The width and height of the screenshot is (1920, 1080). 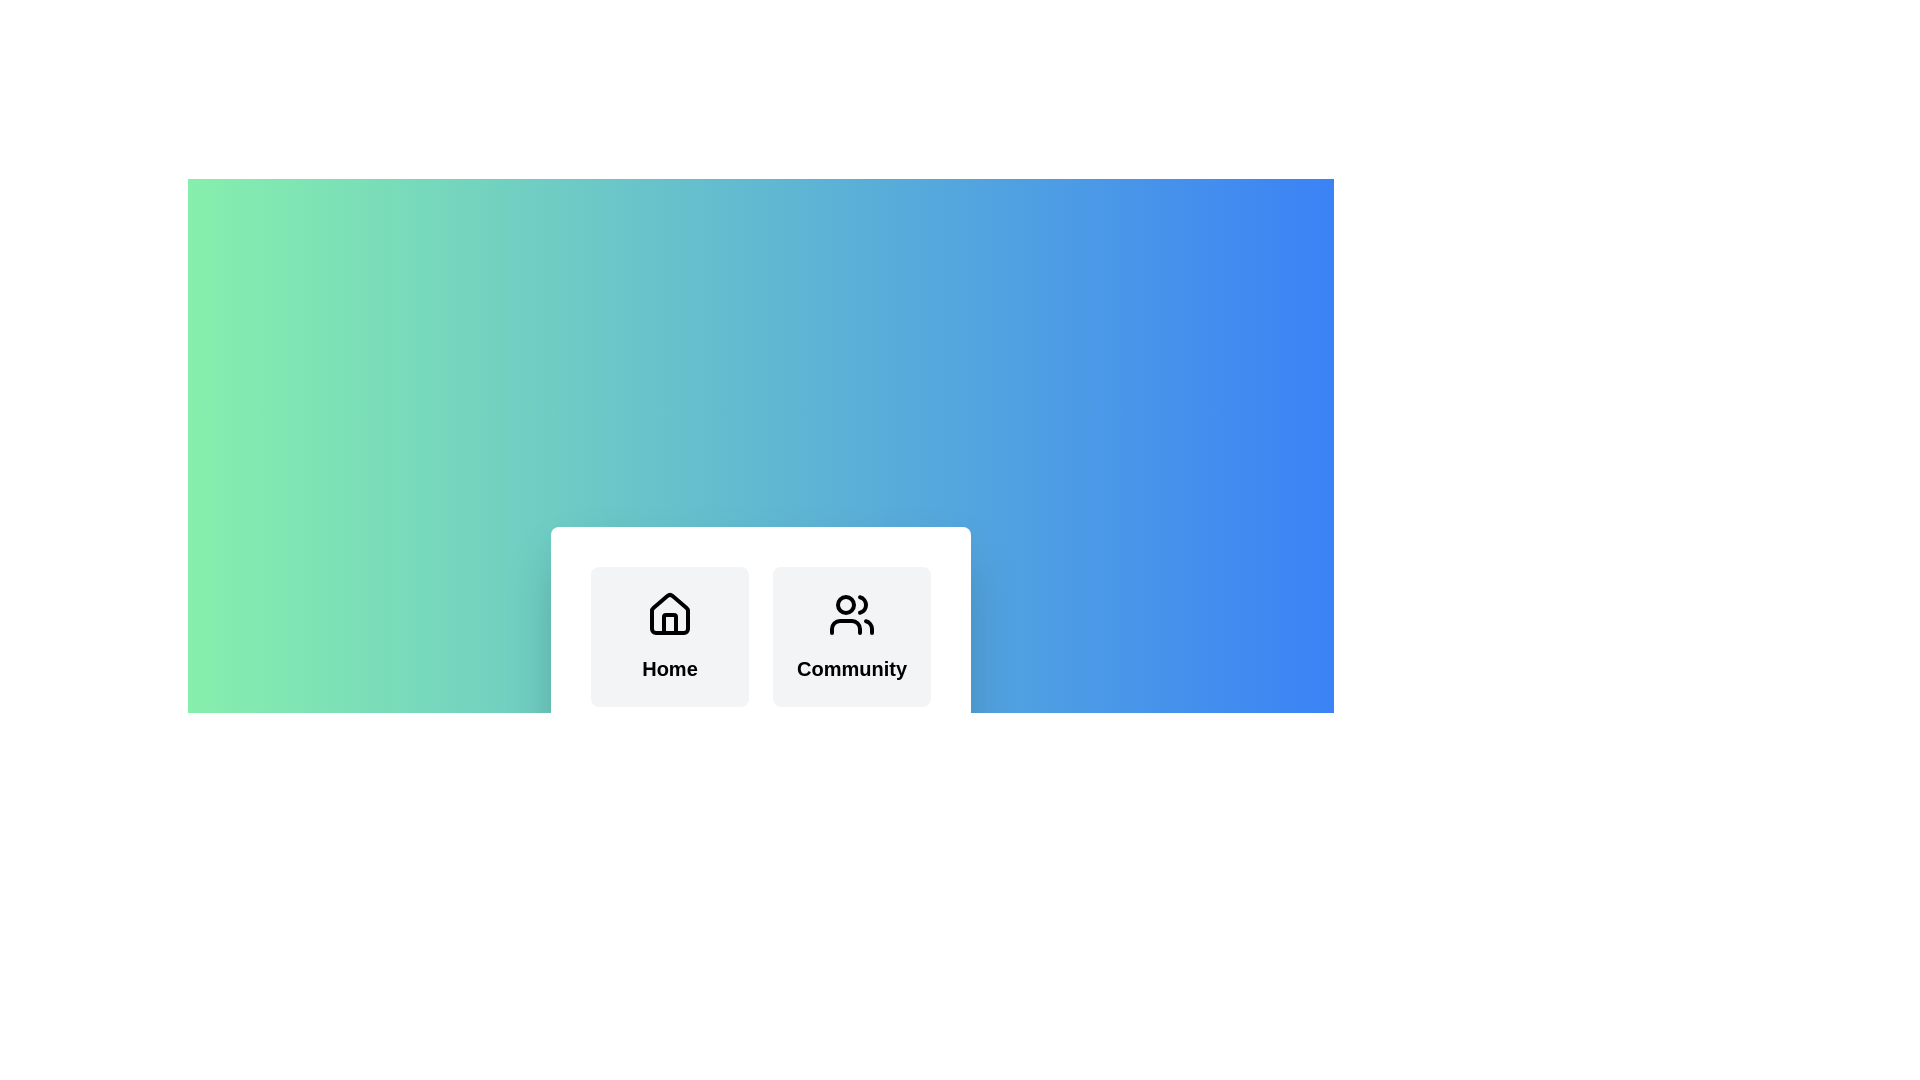 I want to click on rightmost curve of the second user's head in the user group icon SVG element within the 'Community' button, so click(x=863, y=604).